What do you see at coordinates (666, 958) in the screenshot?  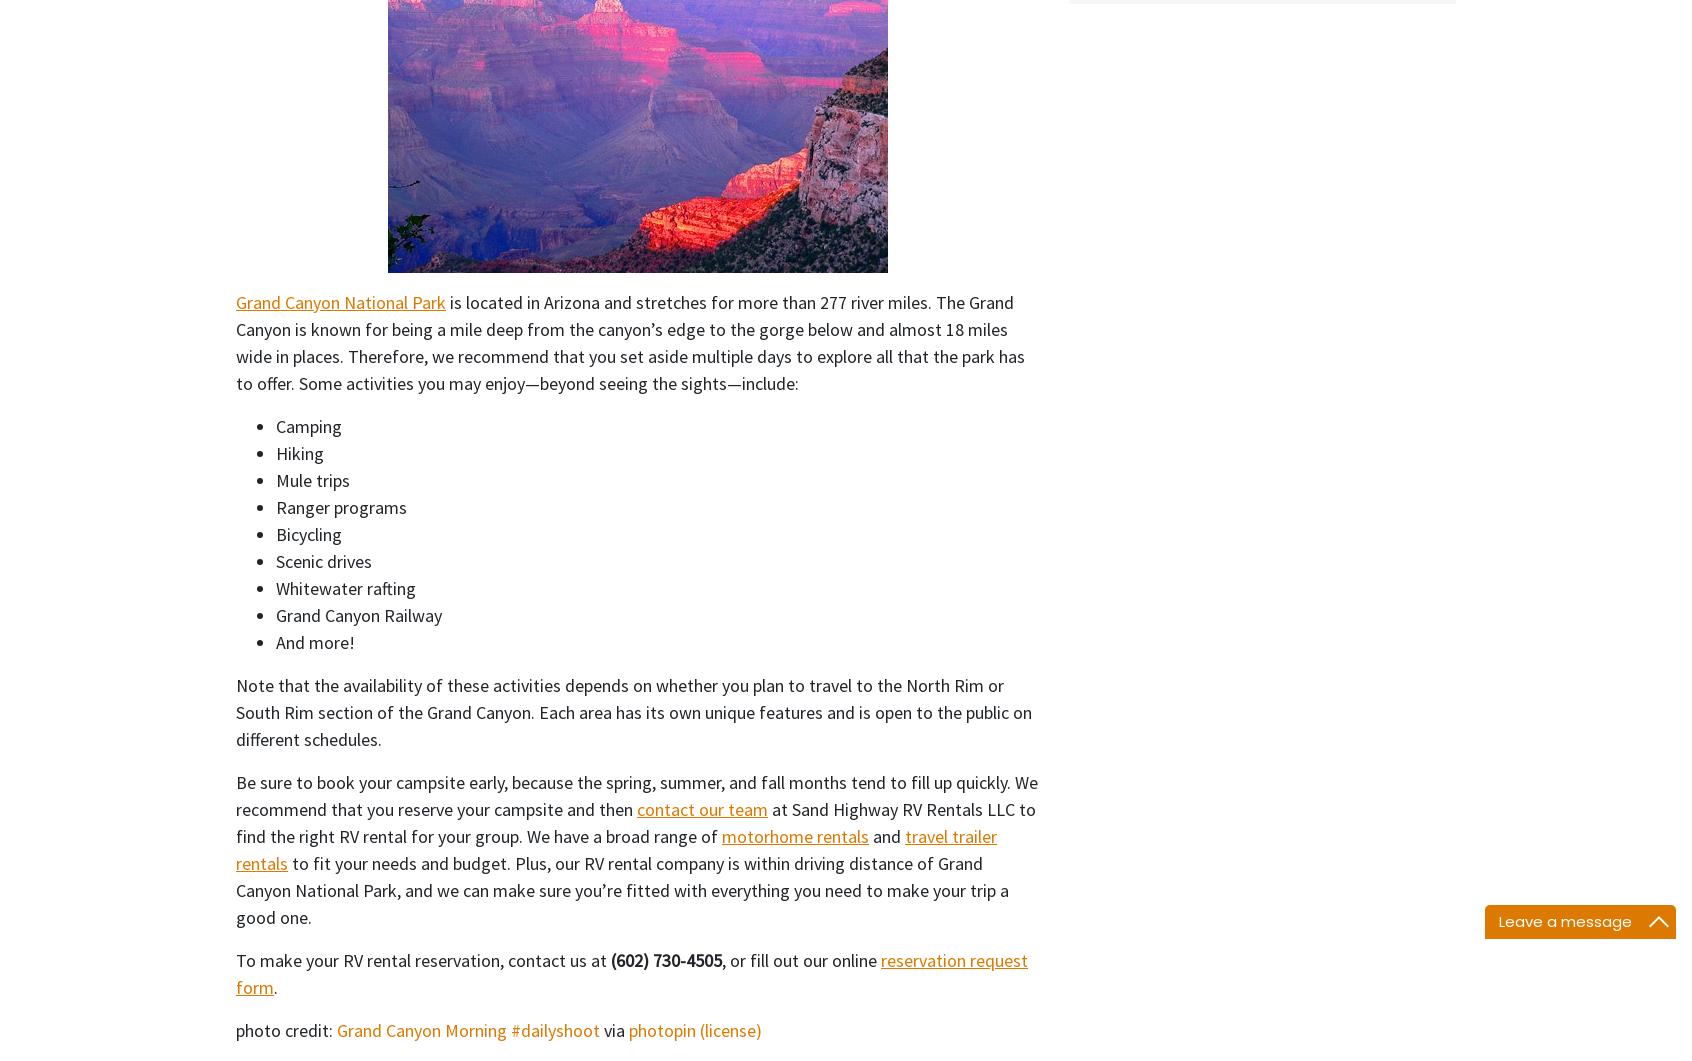 I see `'(602) 730-4505'` at bounding box center [666, 958].